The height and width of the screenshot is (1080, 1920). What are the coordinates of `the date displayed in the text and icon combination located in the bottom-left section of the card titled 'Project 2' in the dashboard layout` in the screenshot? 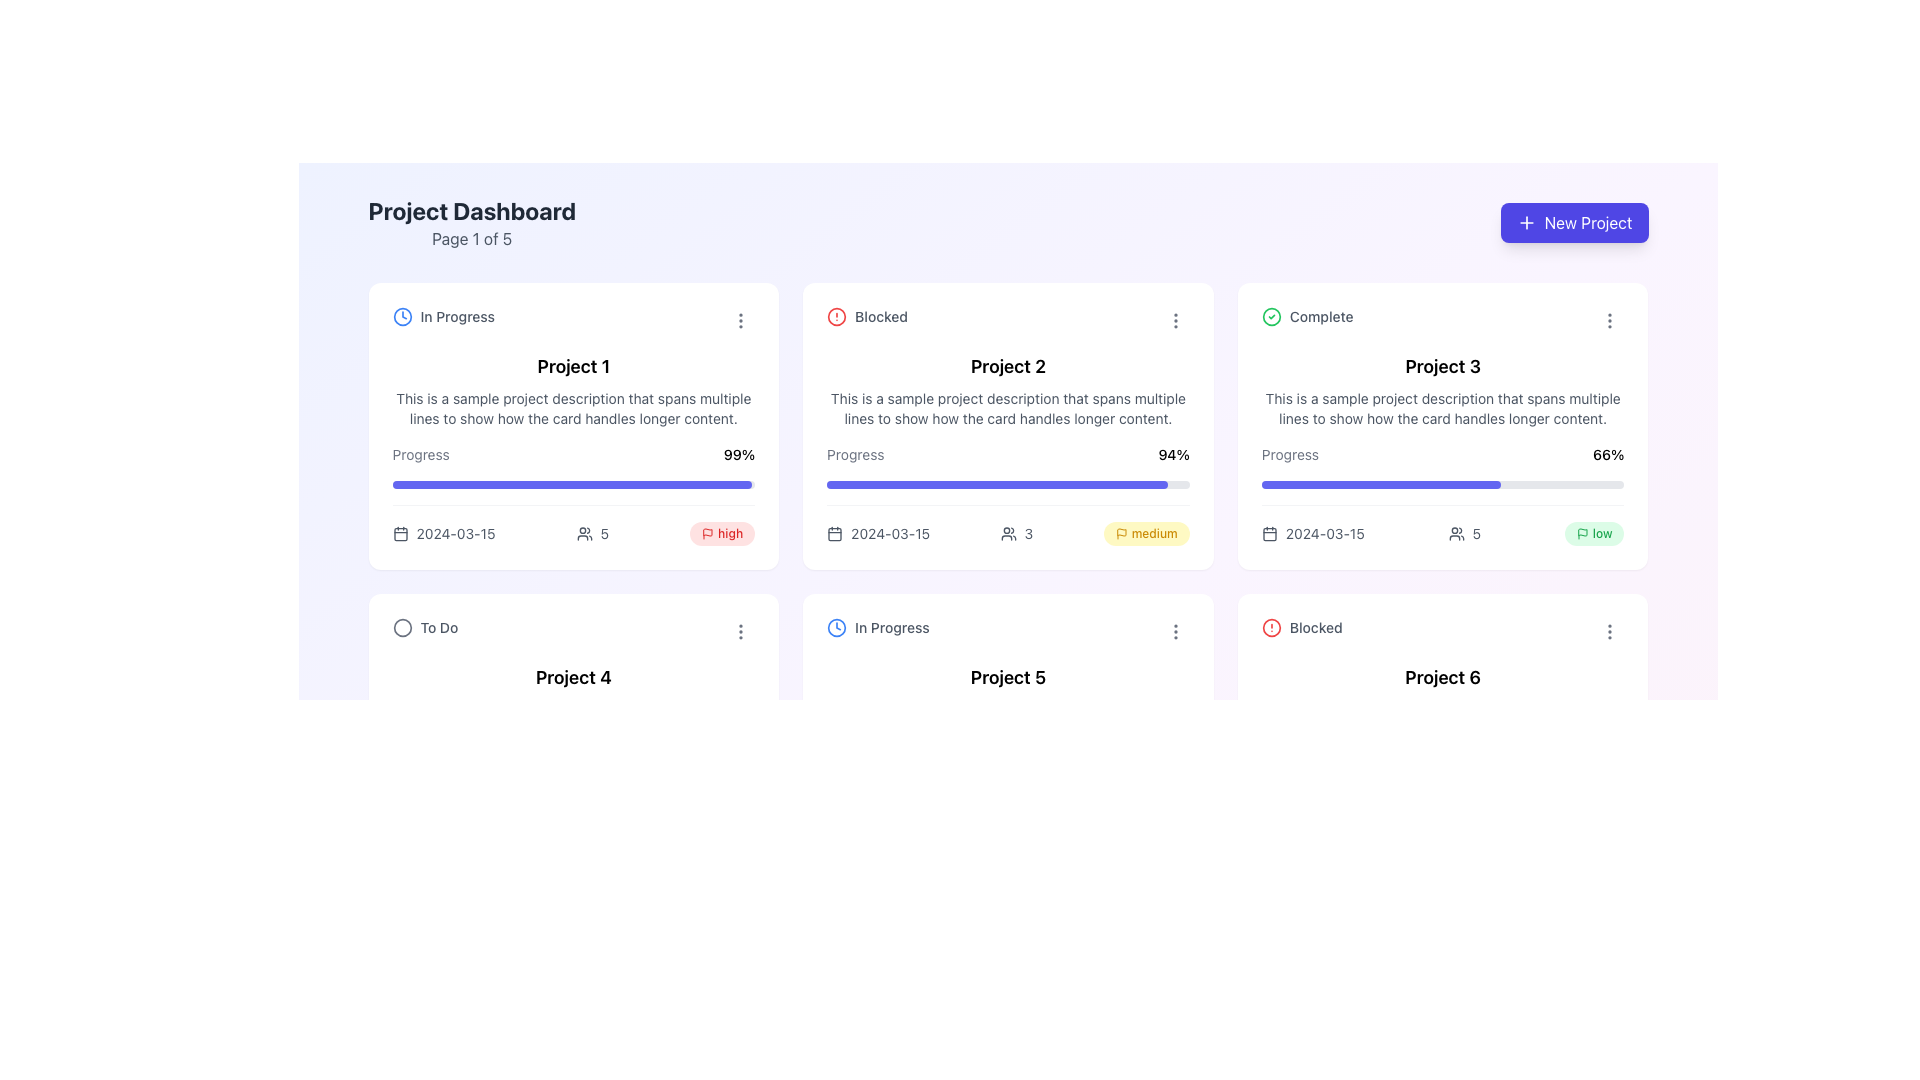 It's located at (878, 532).